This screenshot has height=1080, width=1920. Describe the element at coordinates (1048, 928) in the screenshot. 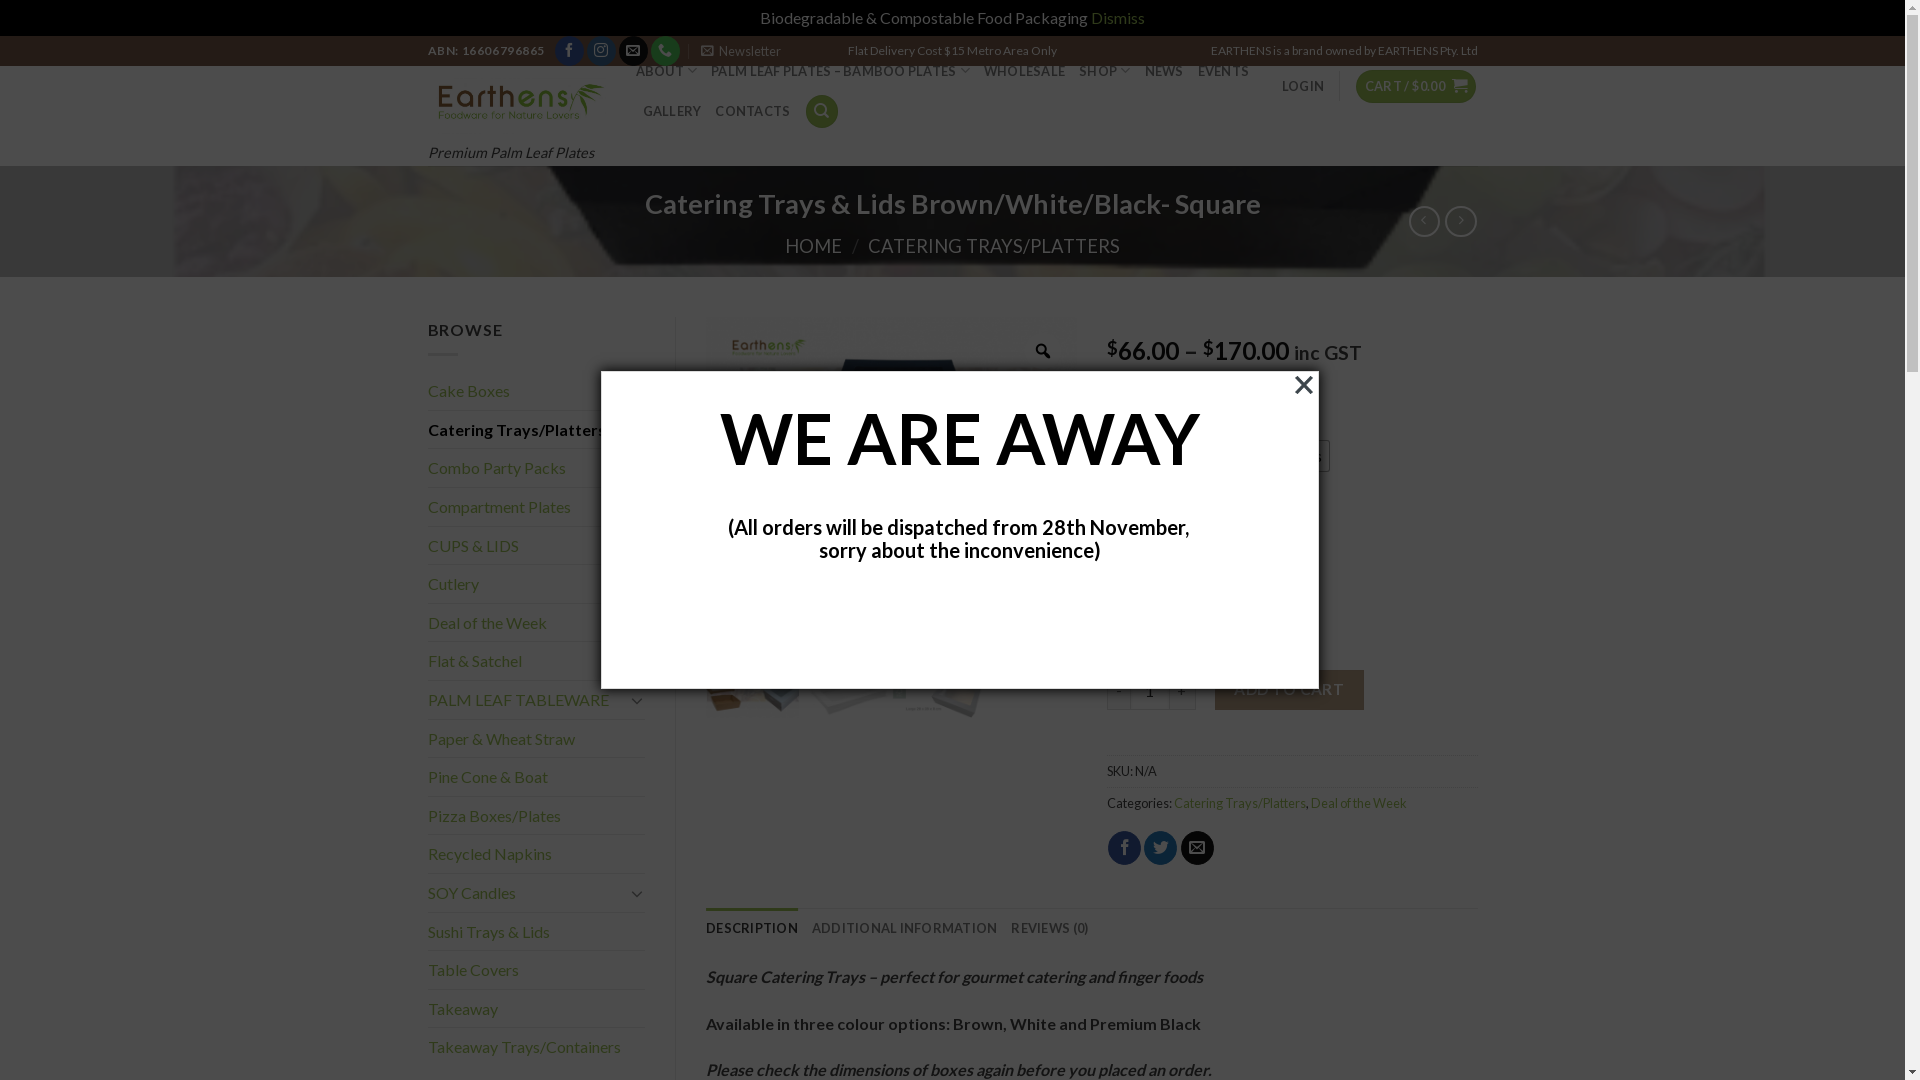

I see `'REVIEWS (0)'` at that location.